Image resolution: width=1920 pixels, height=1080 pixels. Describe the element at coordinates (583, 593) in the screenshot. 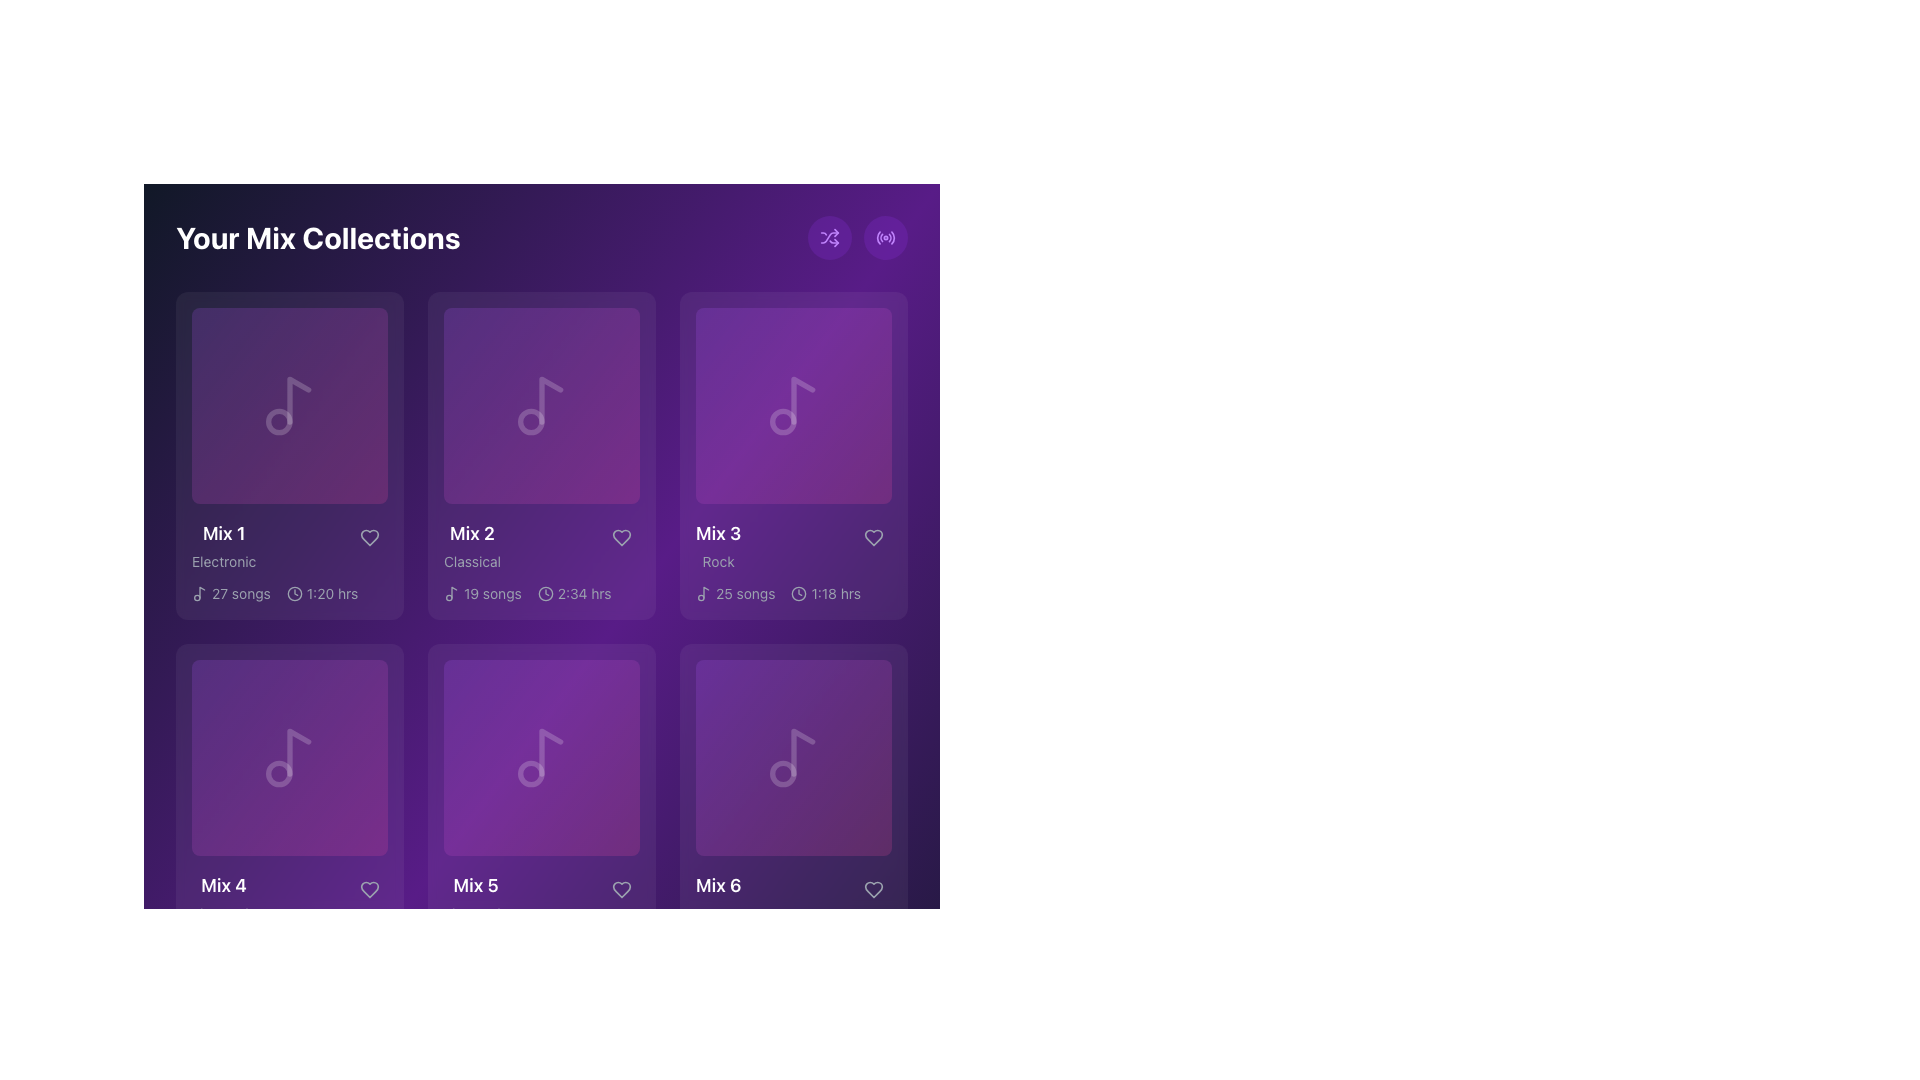

I see `the static text label displaying '2:34 hrs' in white font on a purple background, which is located in the second card of a grid layout under the label 'Mix 2' and next to the clock icon` at that location.